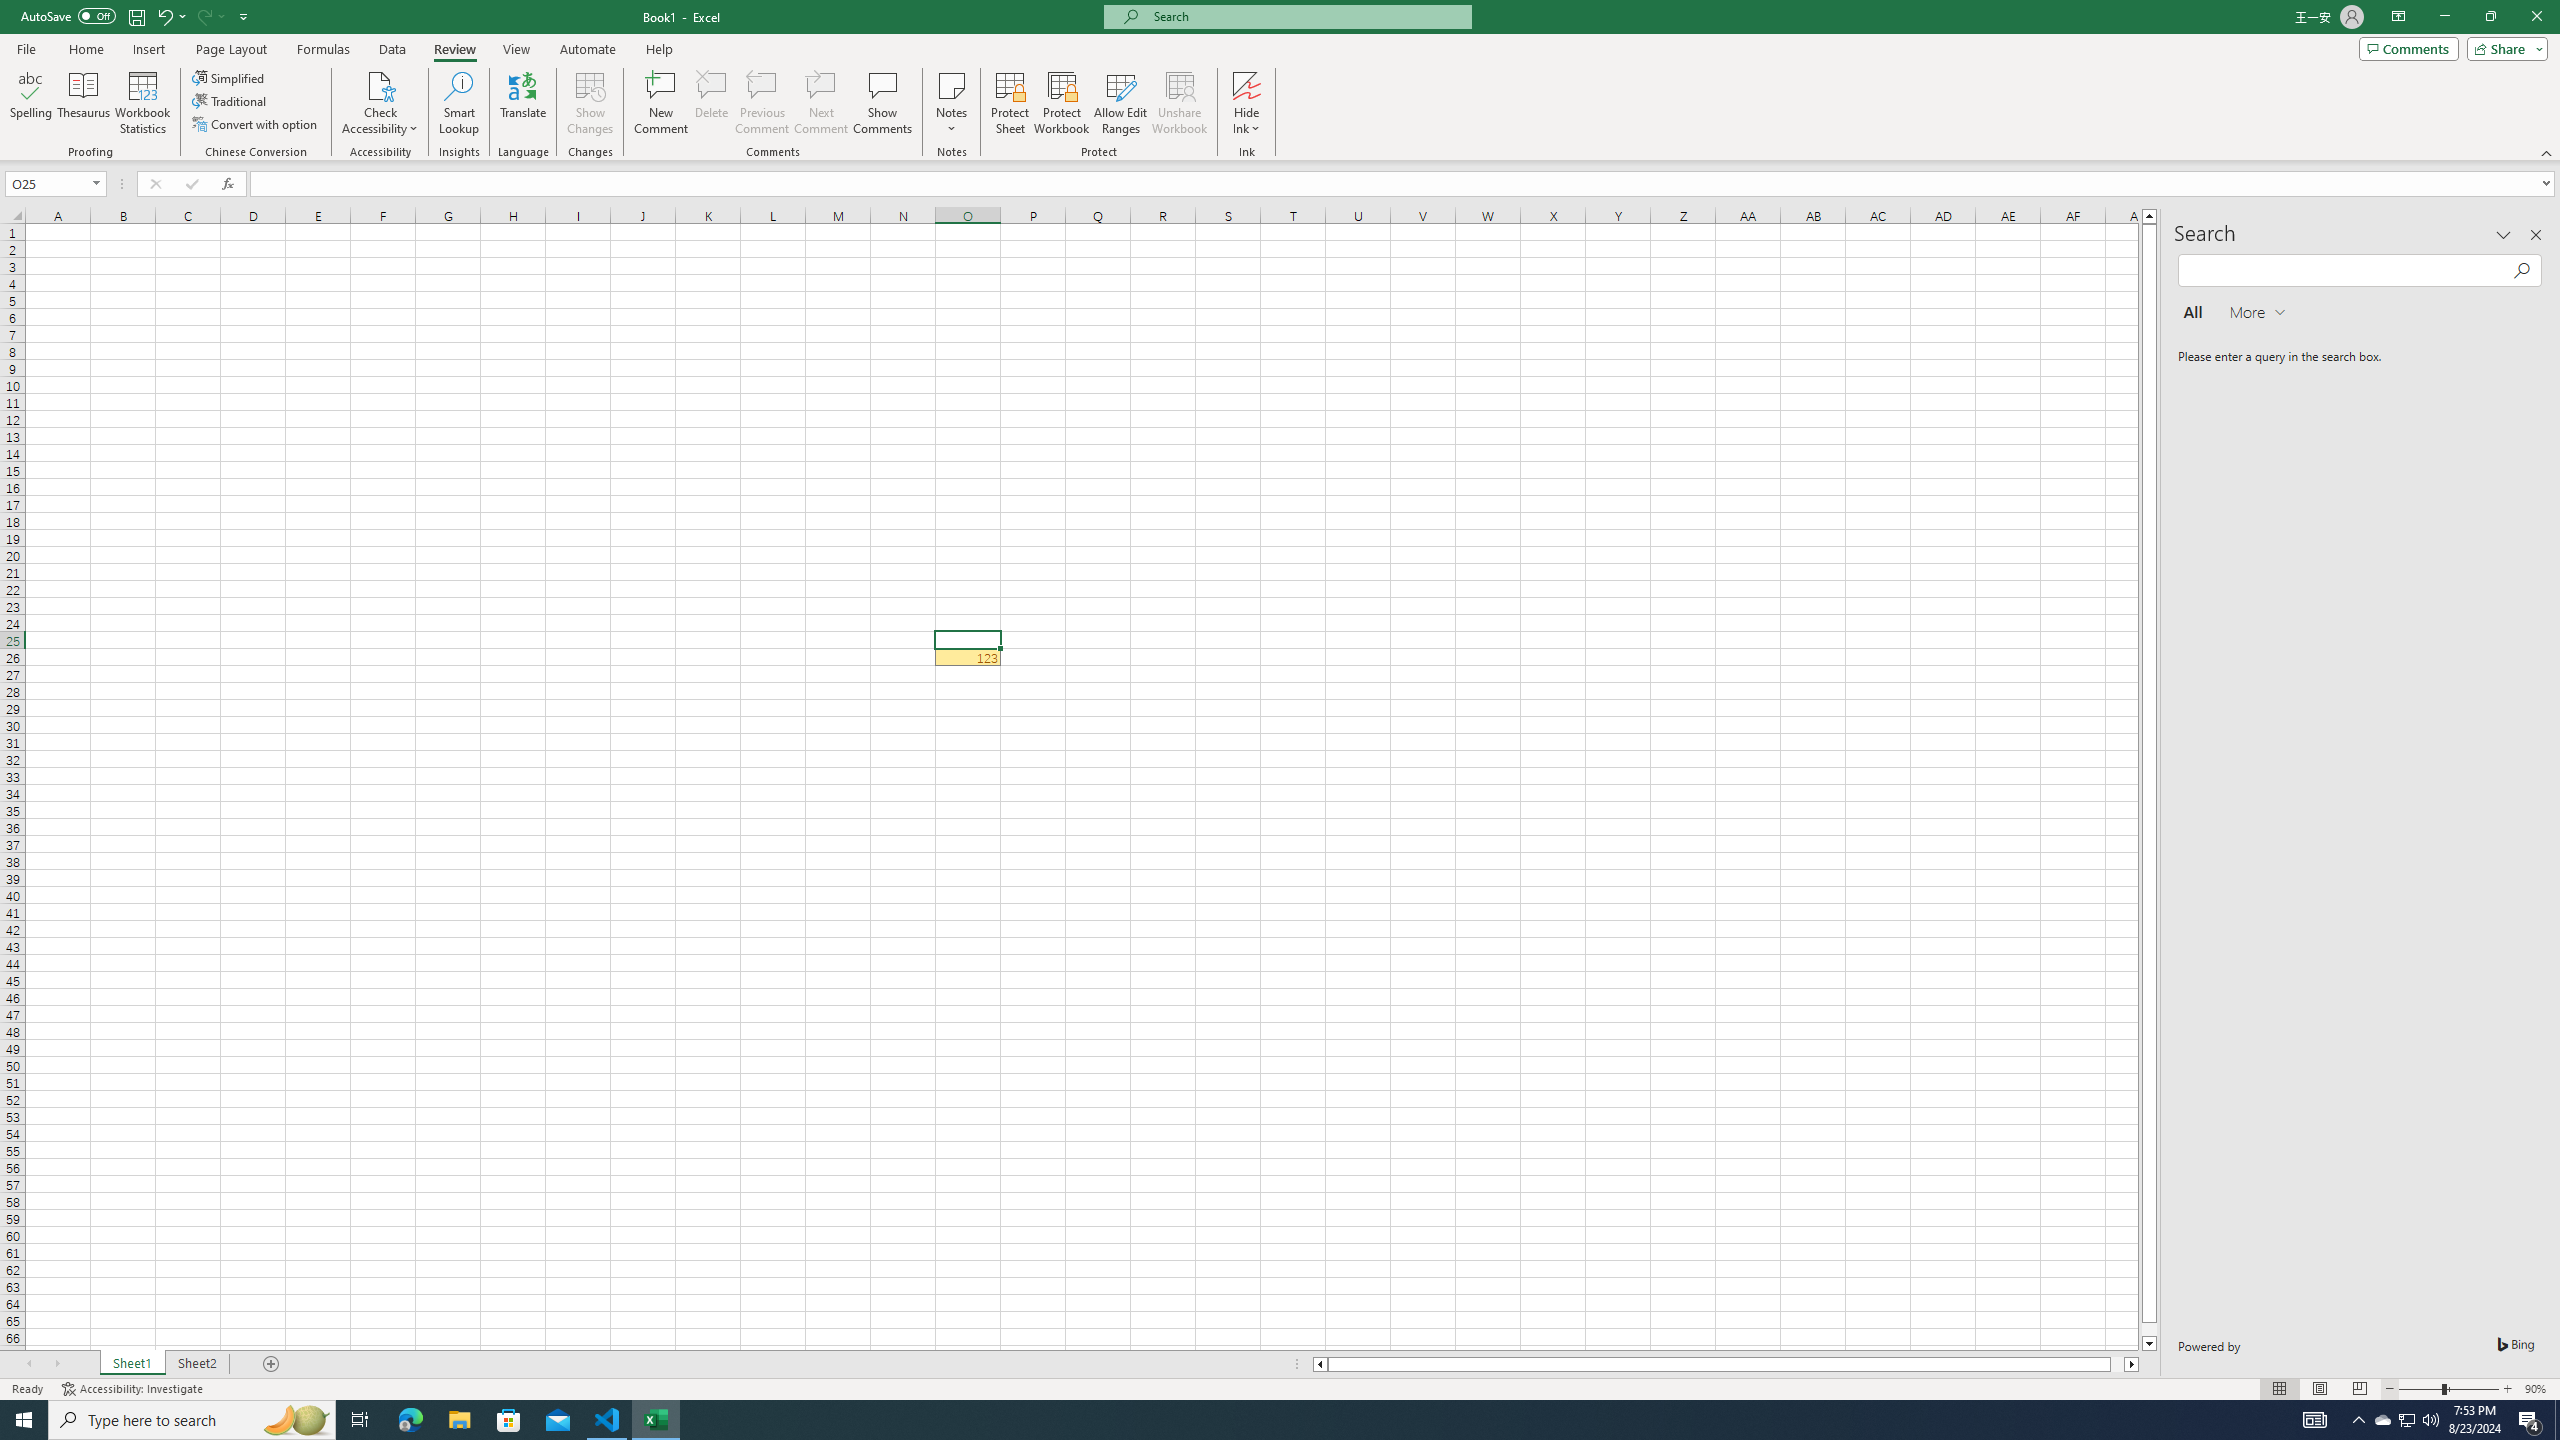 The image size is (2560, 1440). What do you see at coordinates (231, 99) in the screenshot?
I see `'Traditional'` at bounding box center [231, 99].